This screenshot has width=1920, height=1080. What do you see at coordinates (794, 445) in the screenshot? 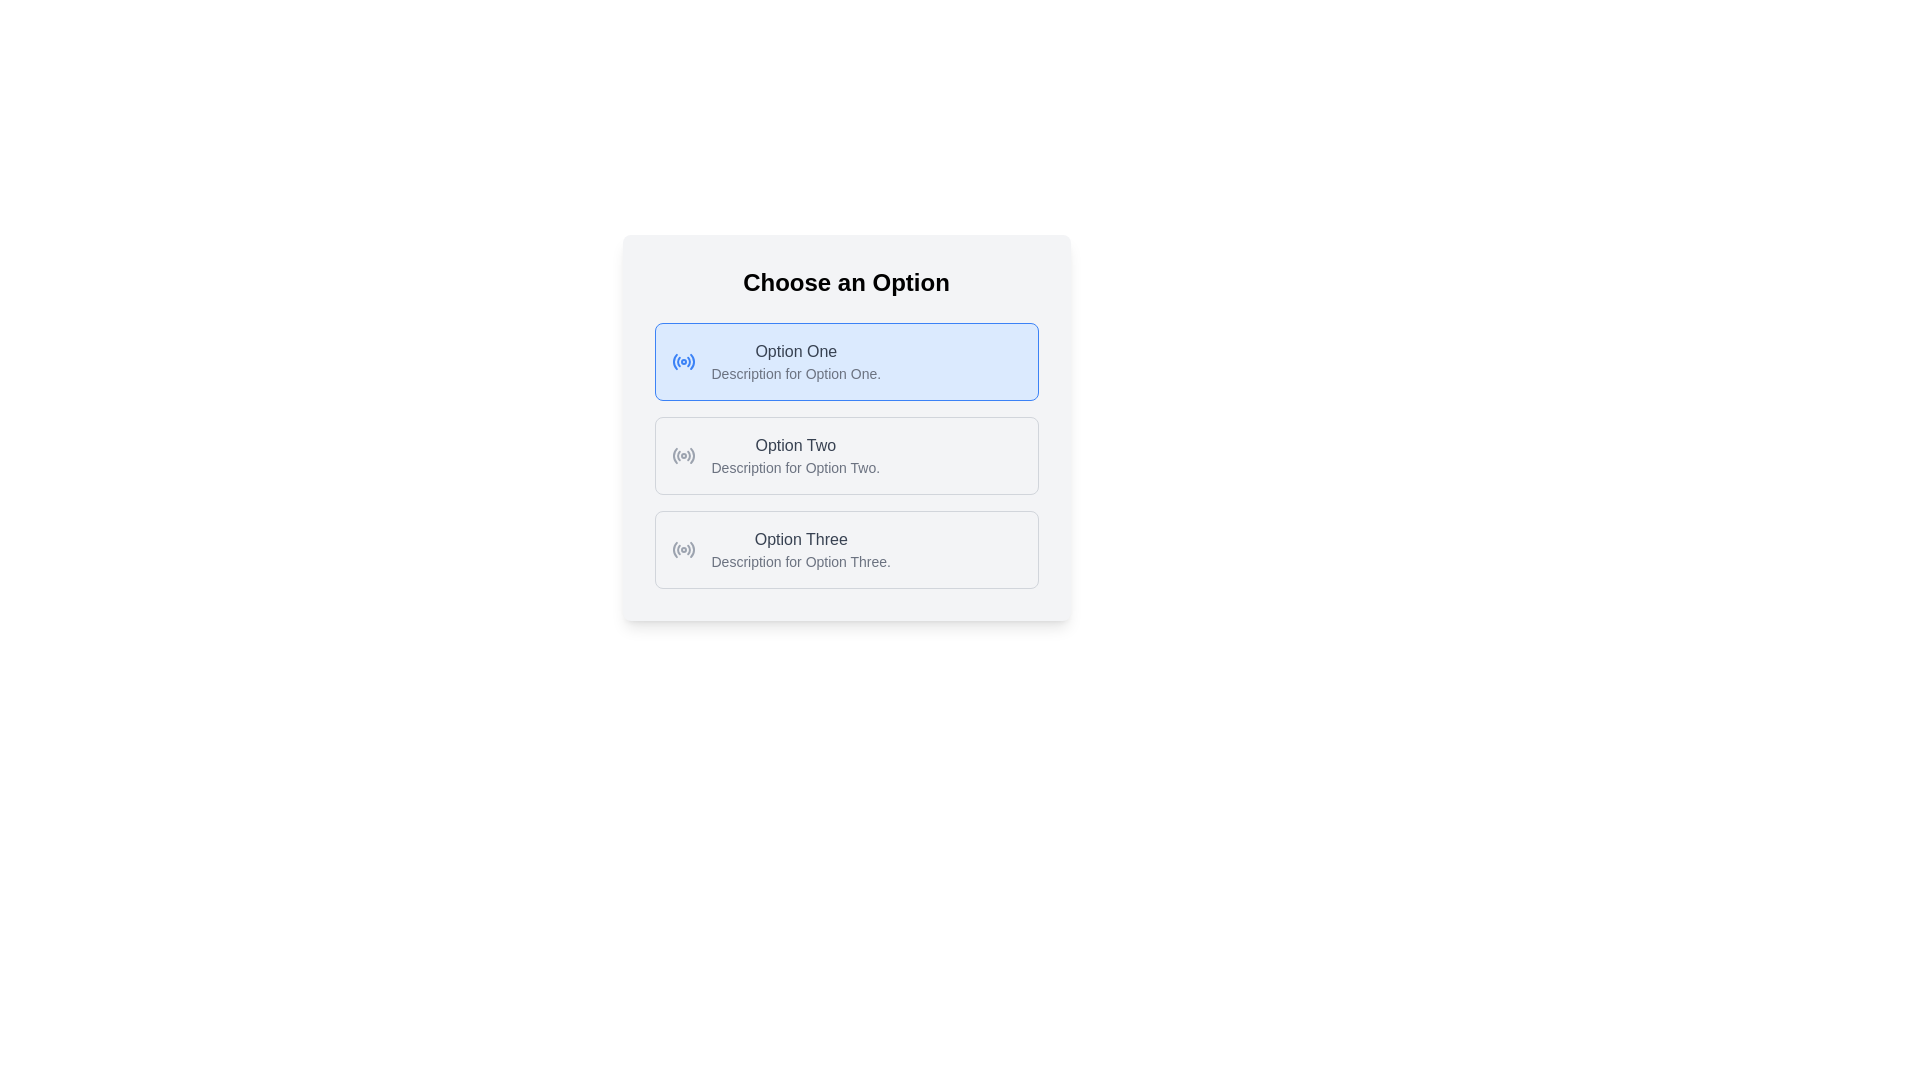
I see `the static text label for 'Option Two', which is positioned between 'Option One' and 'Option Three' and provides a title for the user` at bounding box center [794, 445].